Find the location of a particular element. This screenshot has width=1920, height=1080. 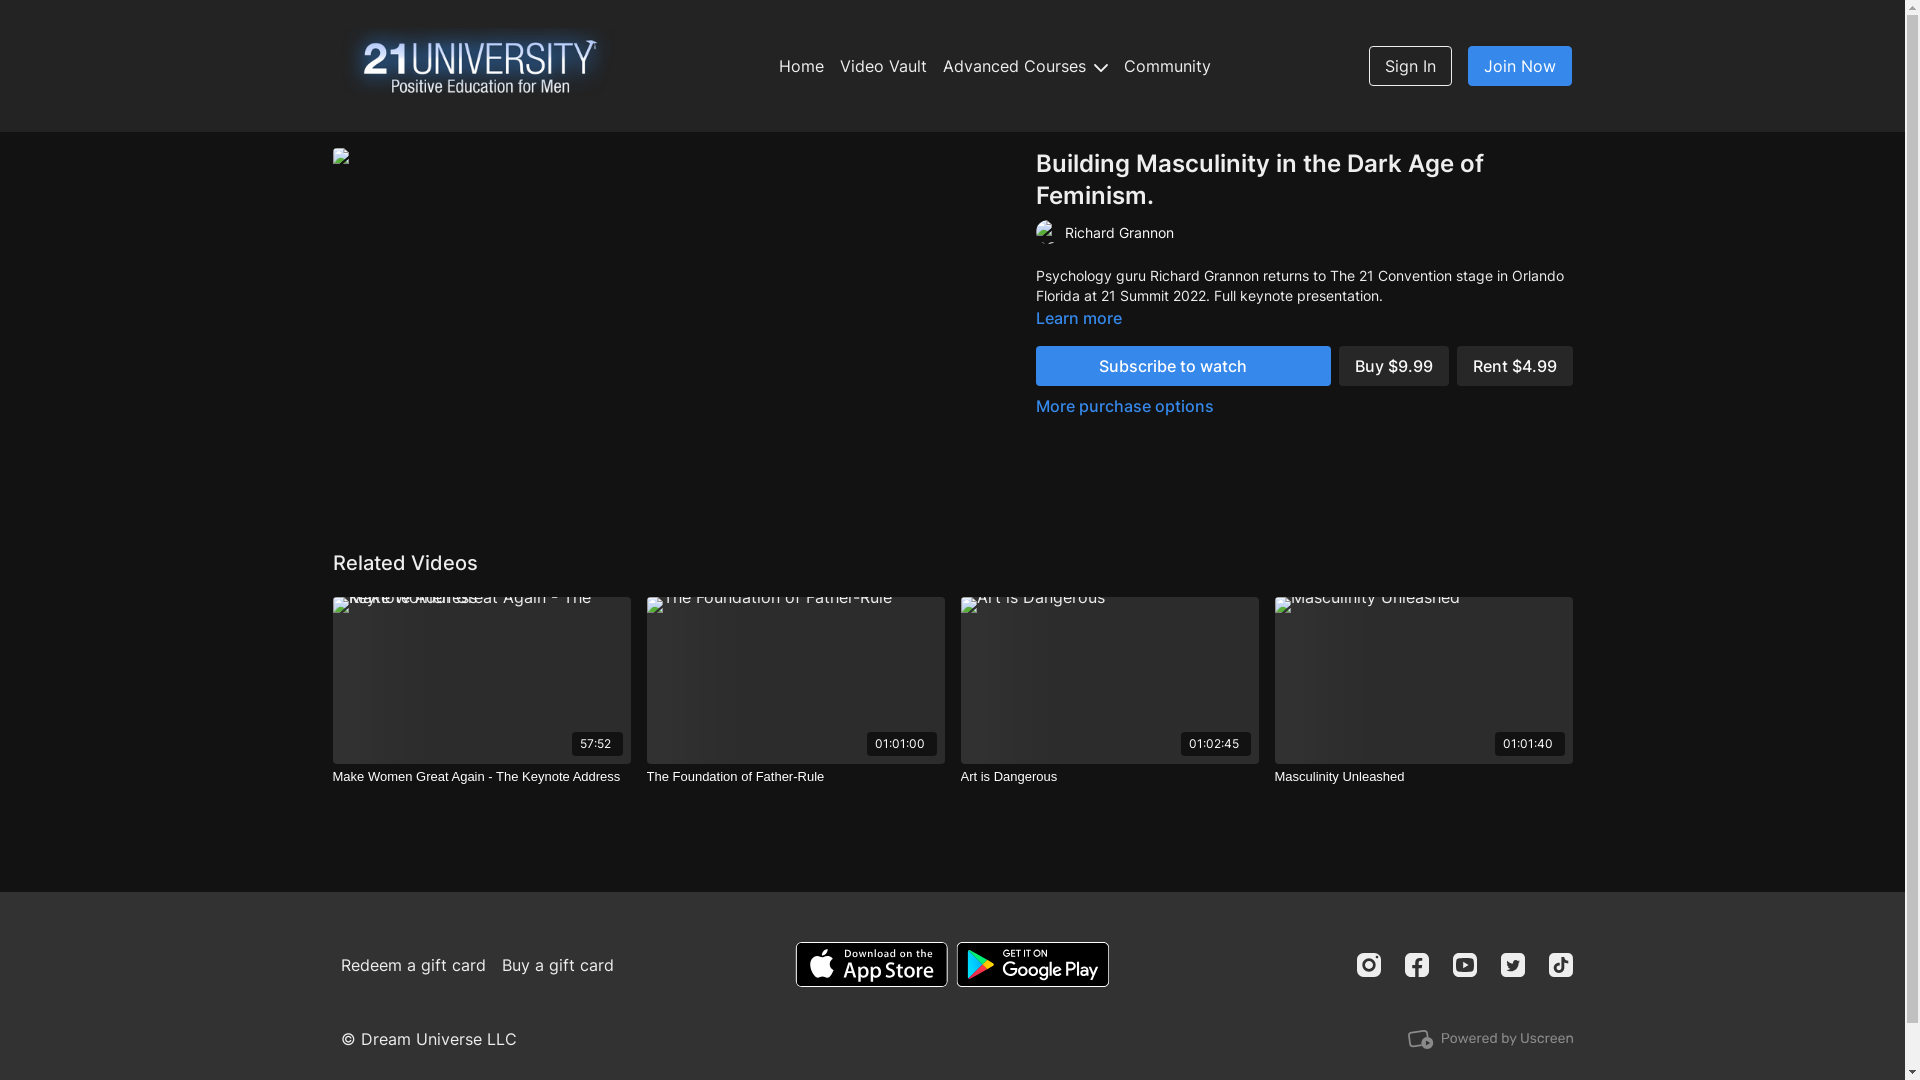

'01:02:45' is located at coordinates (1107, 679).